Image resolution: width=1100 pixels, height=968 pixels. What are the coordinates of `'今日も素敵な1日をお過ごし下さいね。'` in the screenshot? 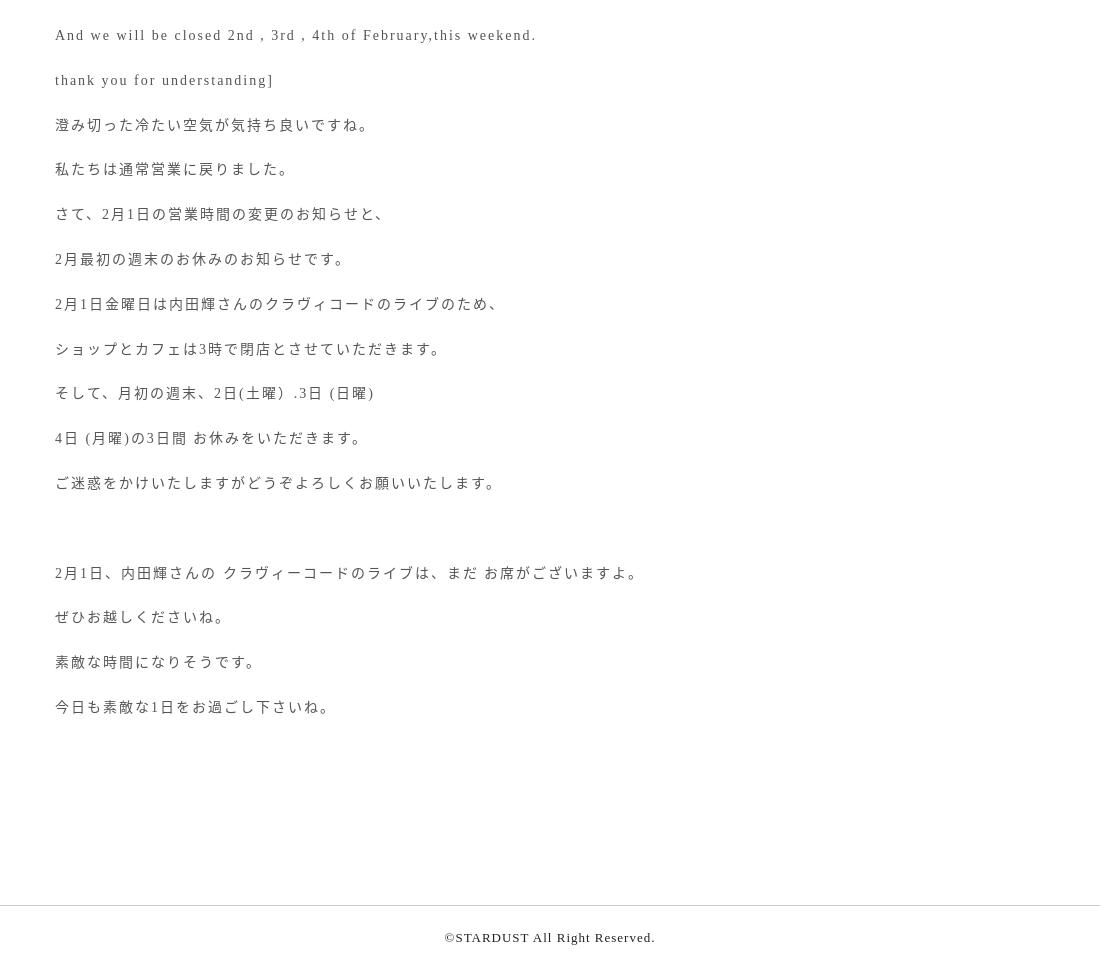 It's located at (194, 705).